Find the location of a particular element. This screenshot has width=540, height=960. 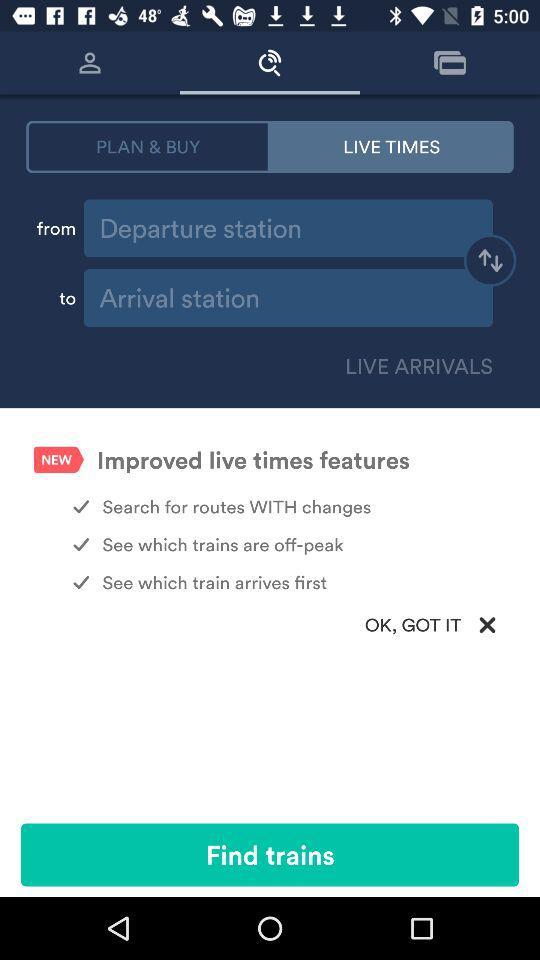

invert is located at coordinates (489, 262).